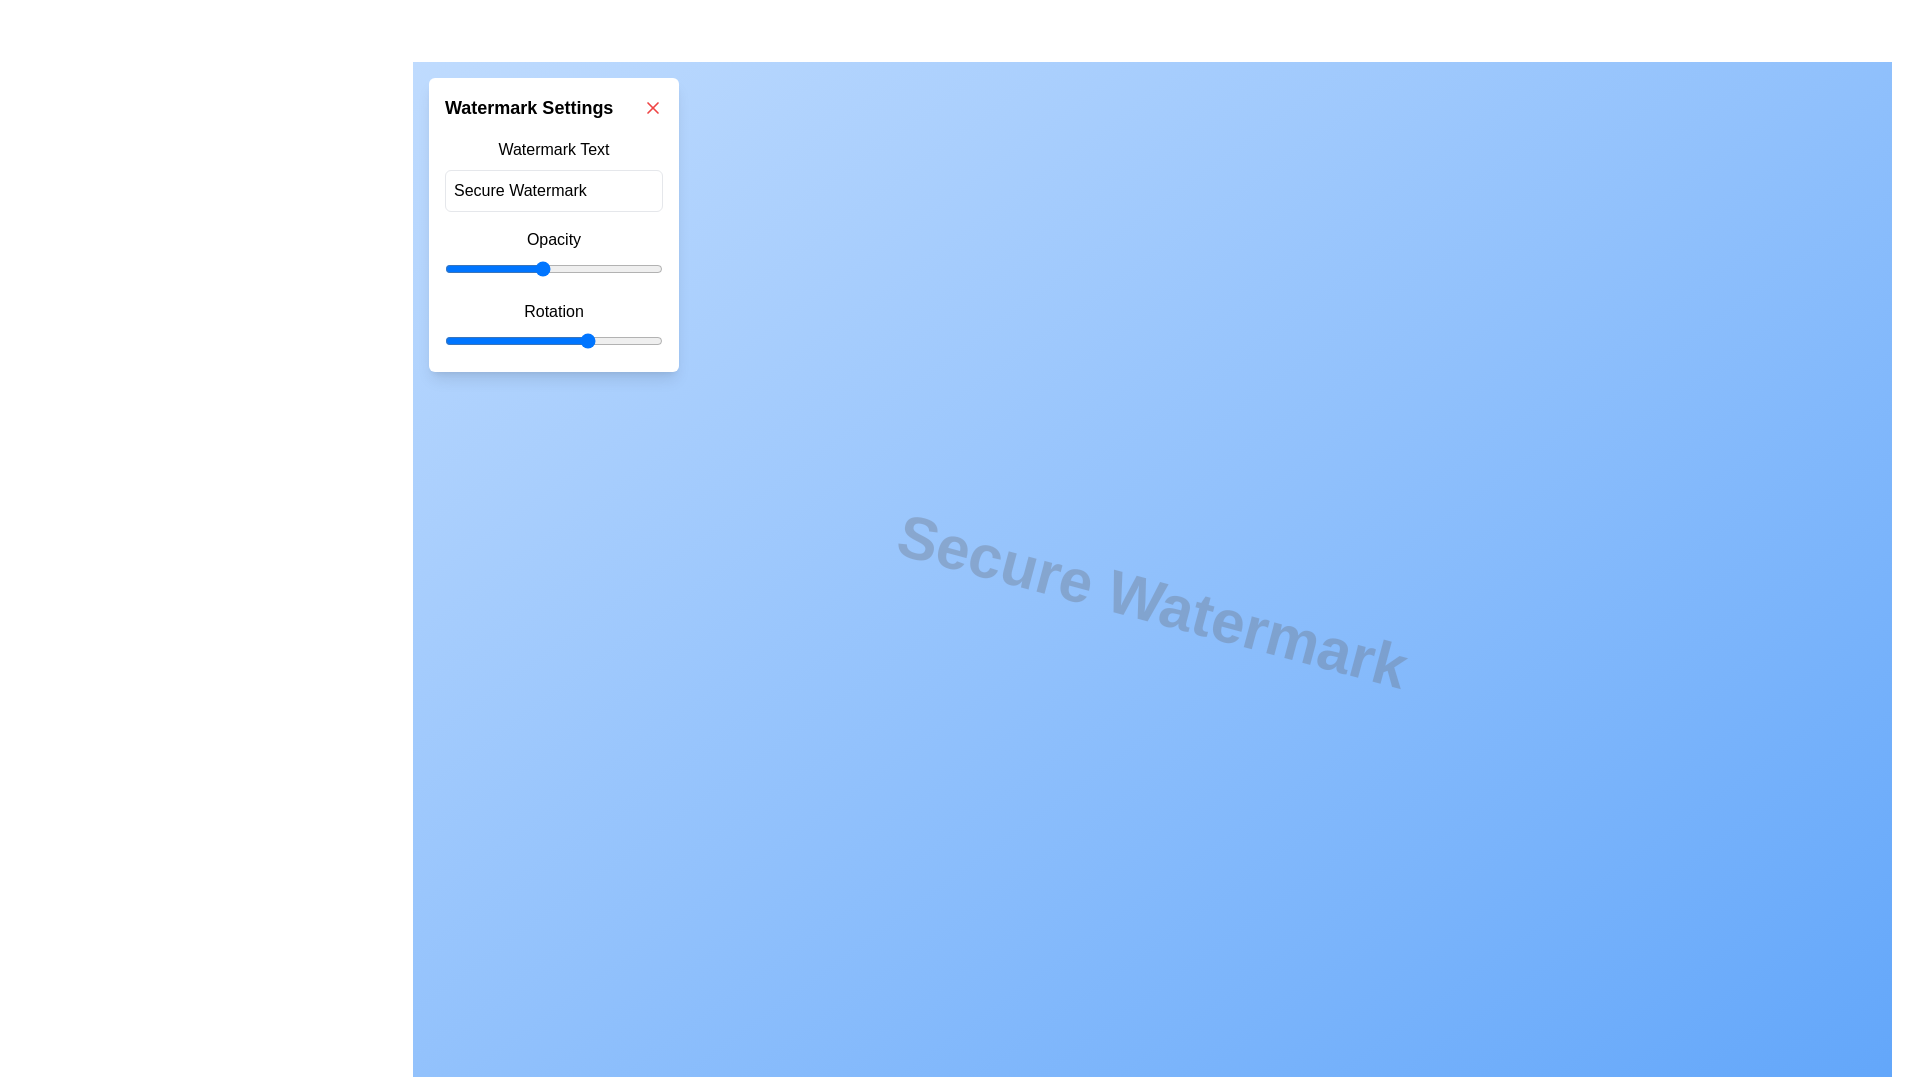 The width and height of the screenshot is (1920, 1080). I want to click on the rotation value, so click(515, 339).